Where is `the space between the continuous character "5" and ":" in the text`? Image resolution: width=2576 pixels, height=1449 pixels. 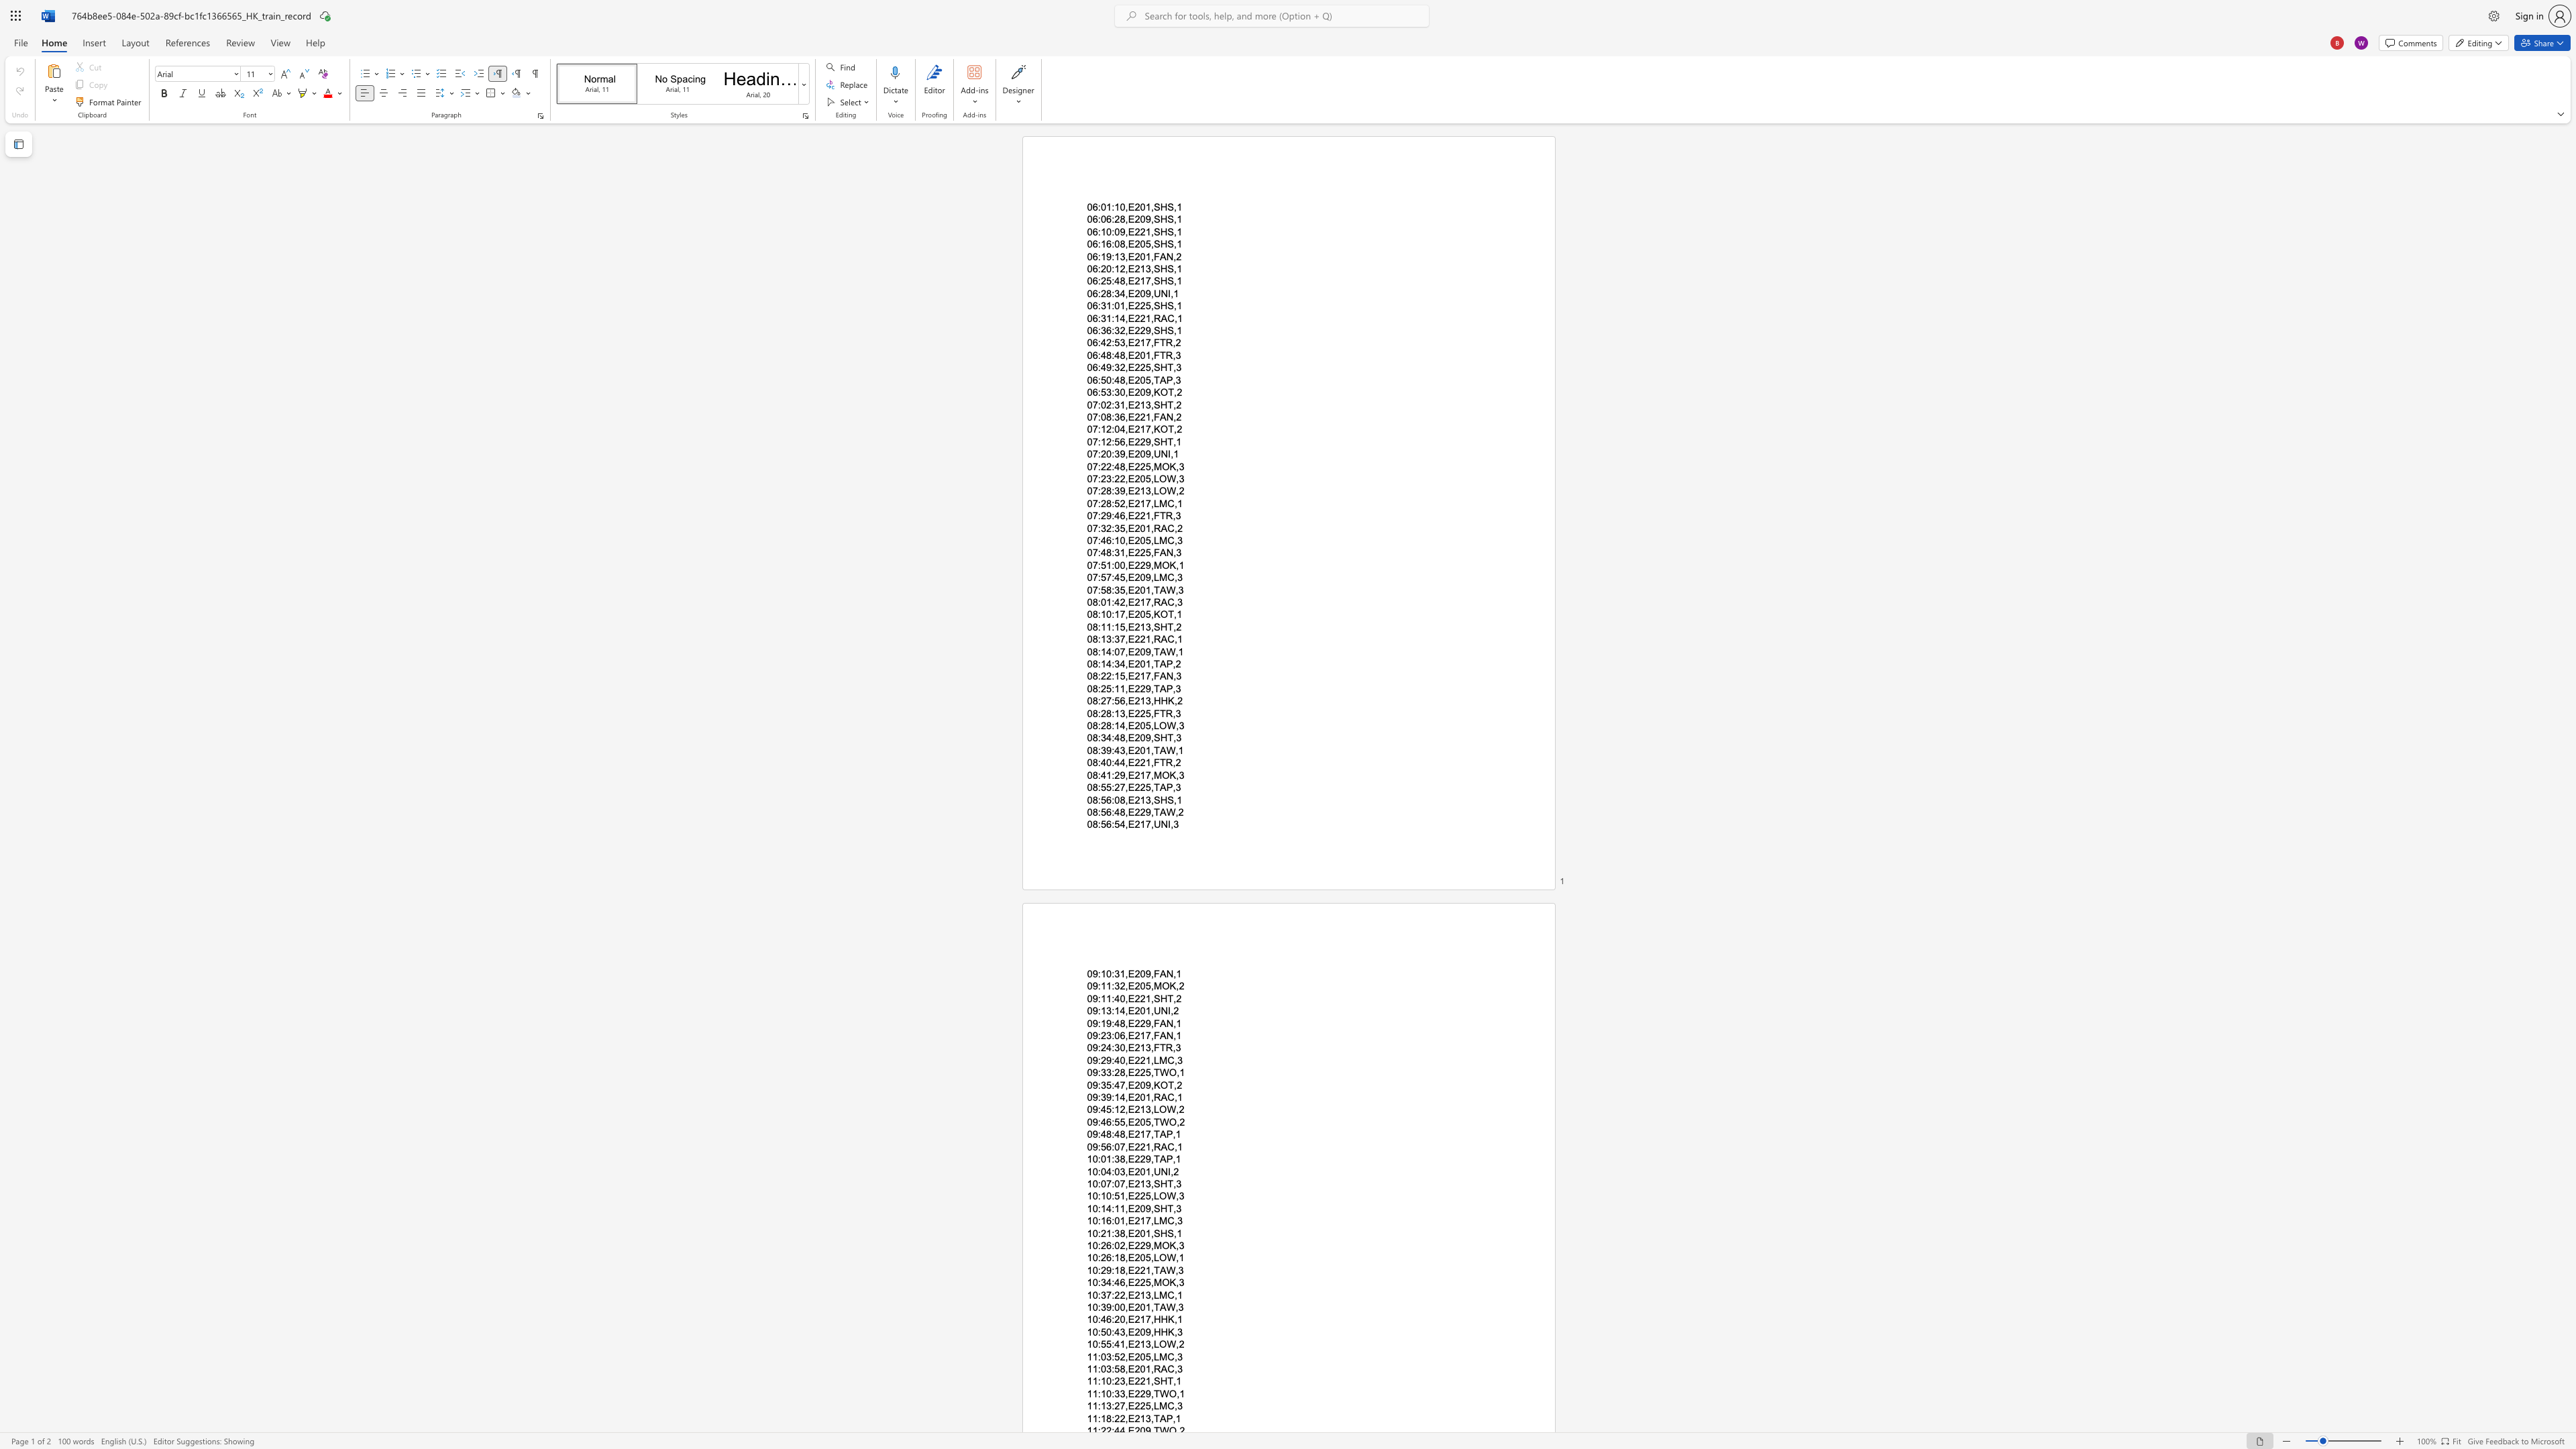 the space between the continuous character "5" and ":" in the text is located at coordinates (1111, 1084).